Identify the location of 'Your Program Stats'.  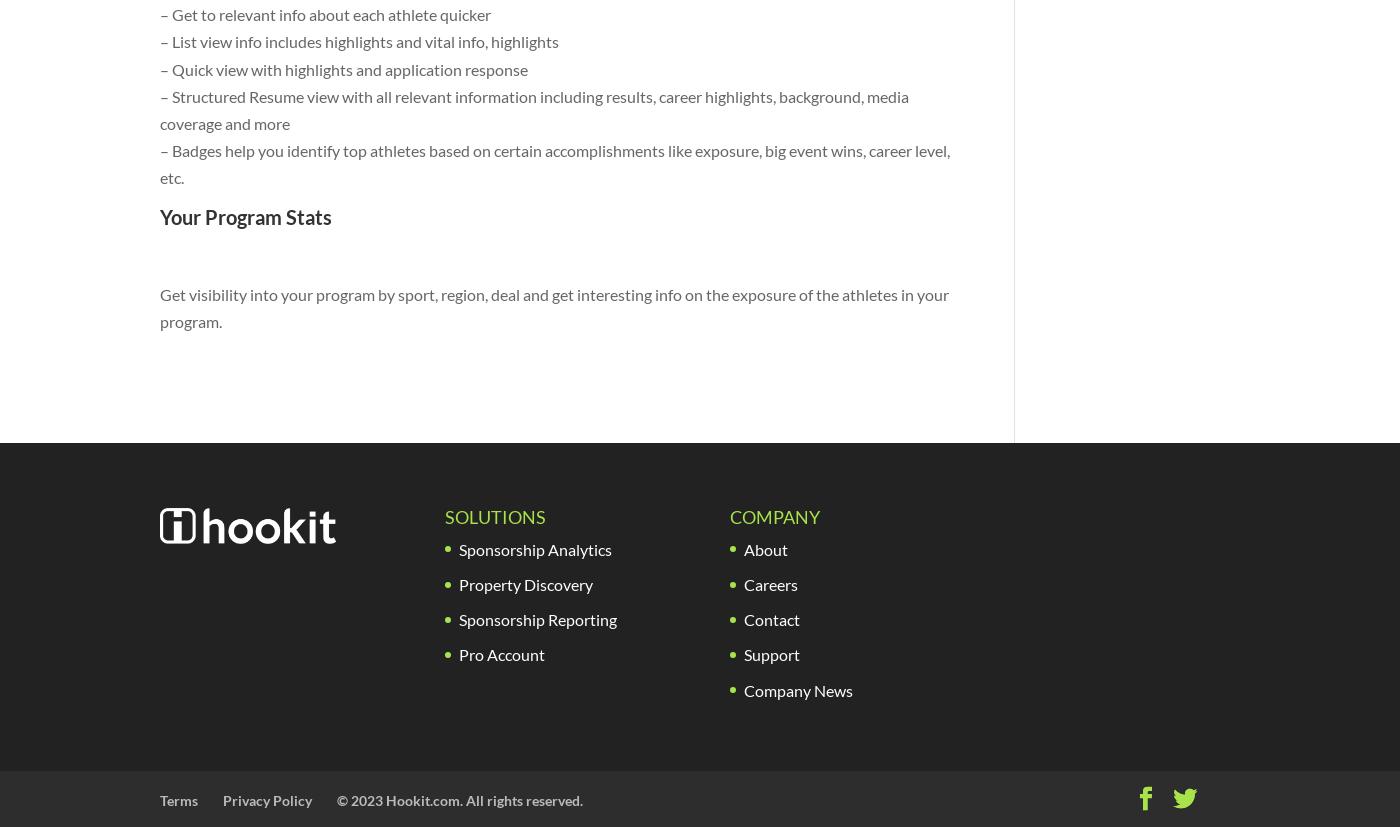
(244, 217).